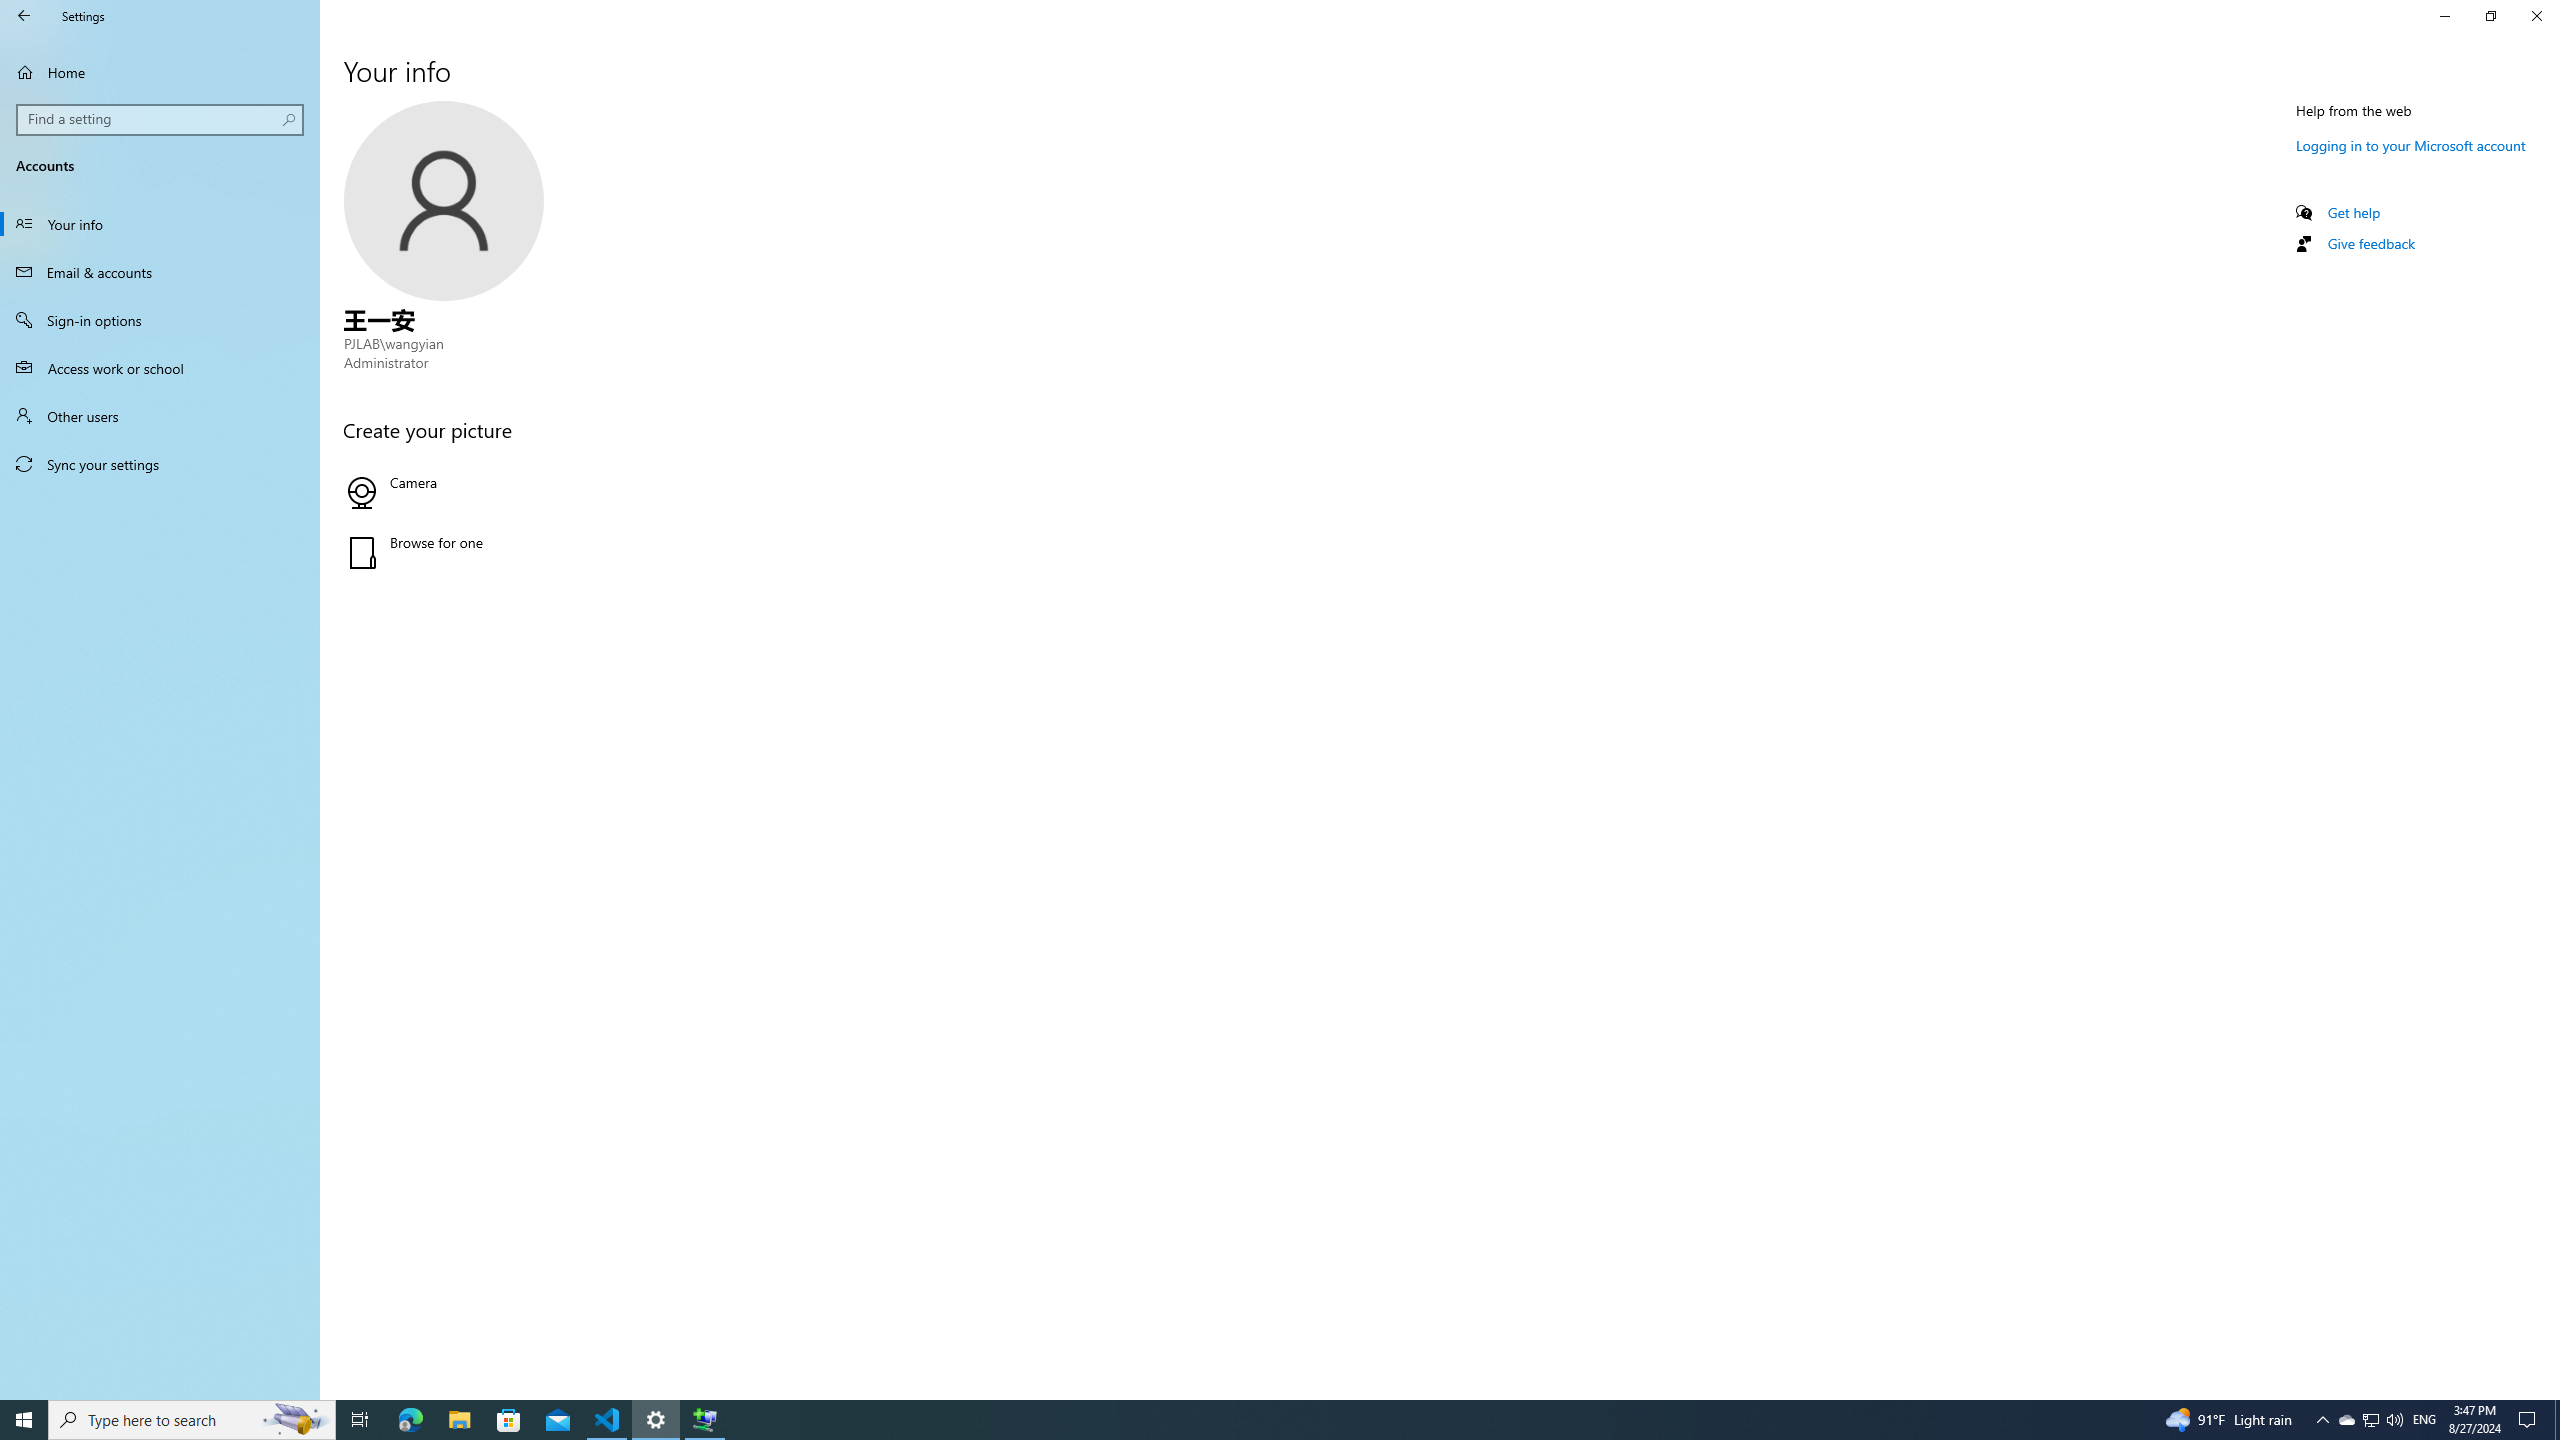  Describe the element at coordinates (2410, 145) in the screenshot. I see `'Logging in to your Microsoft account'` at that location.